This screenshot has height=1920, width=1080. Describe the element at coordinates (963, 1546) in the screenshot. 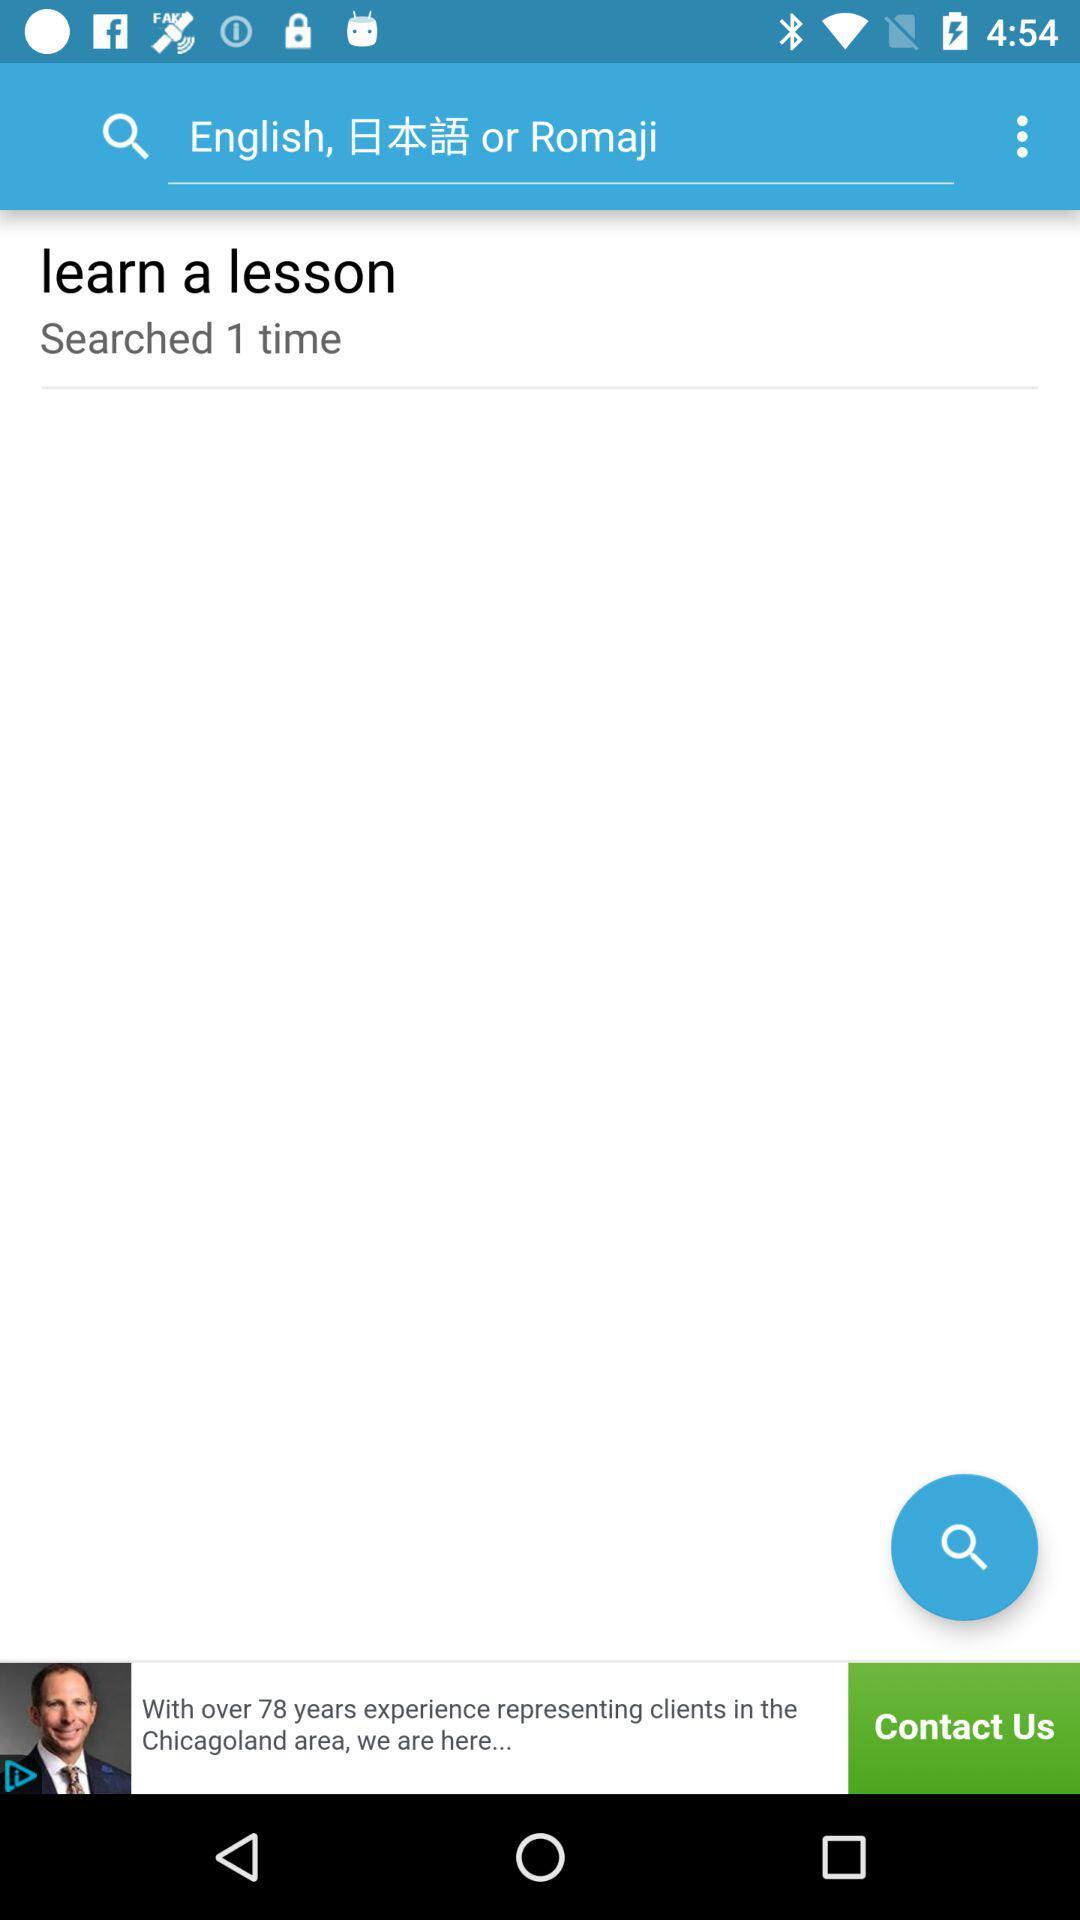

I see `favorite` at that location.